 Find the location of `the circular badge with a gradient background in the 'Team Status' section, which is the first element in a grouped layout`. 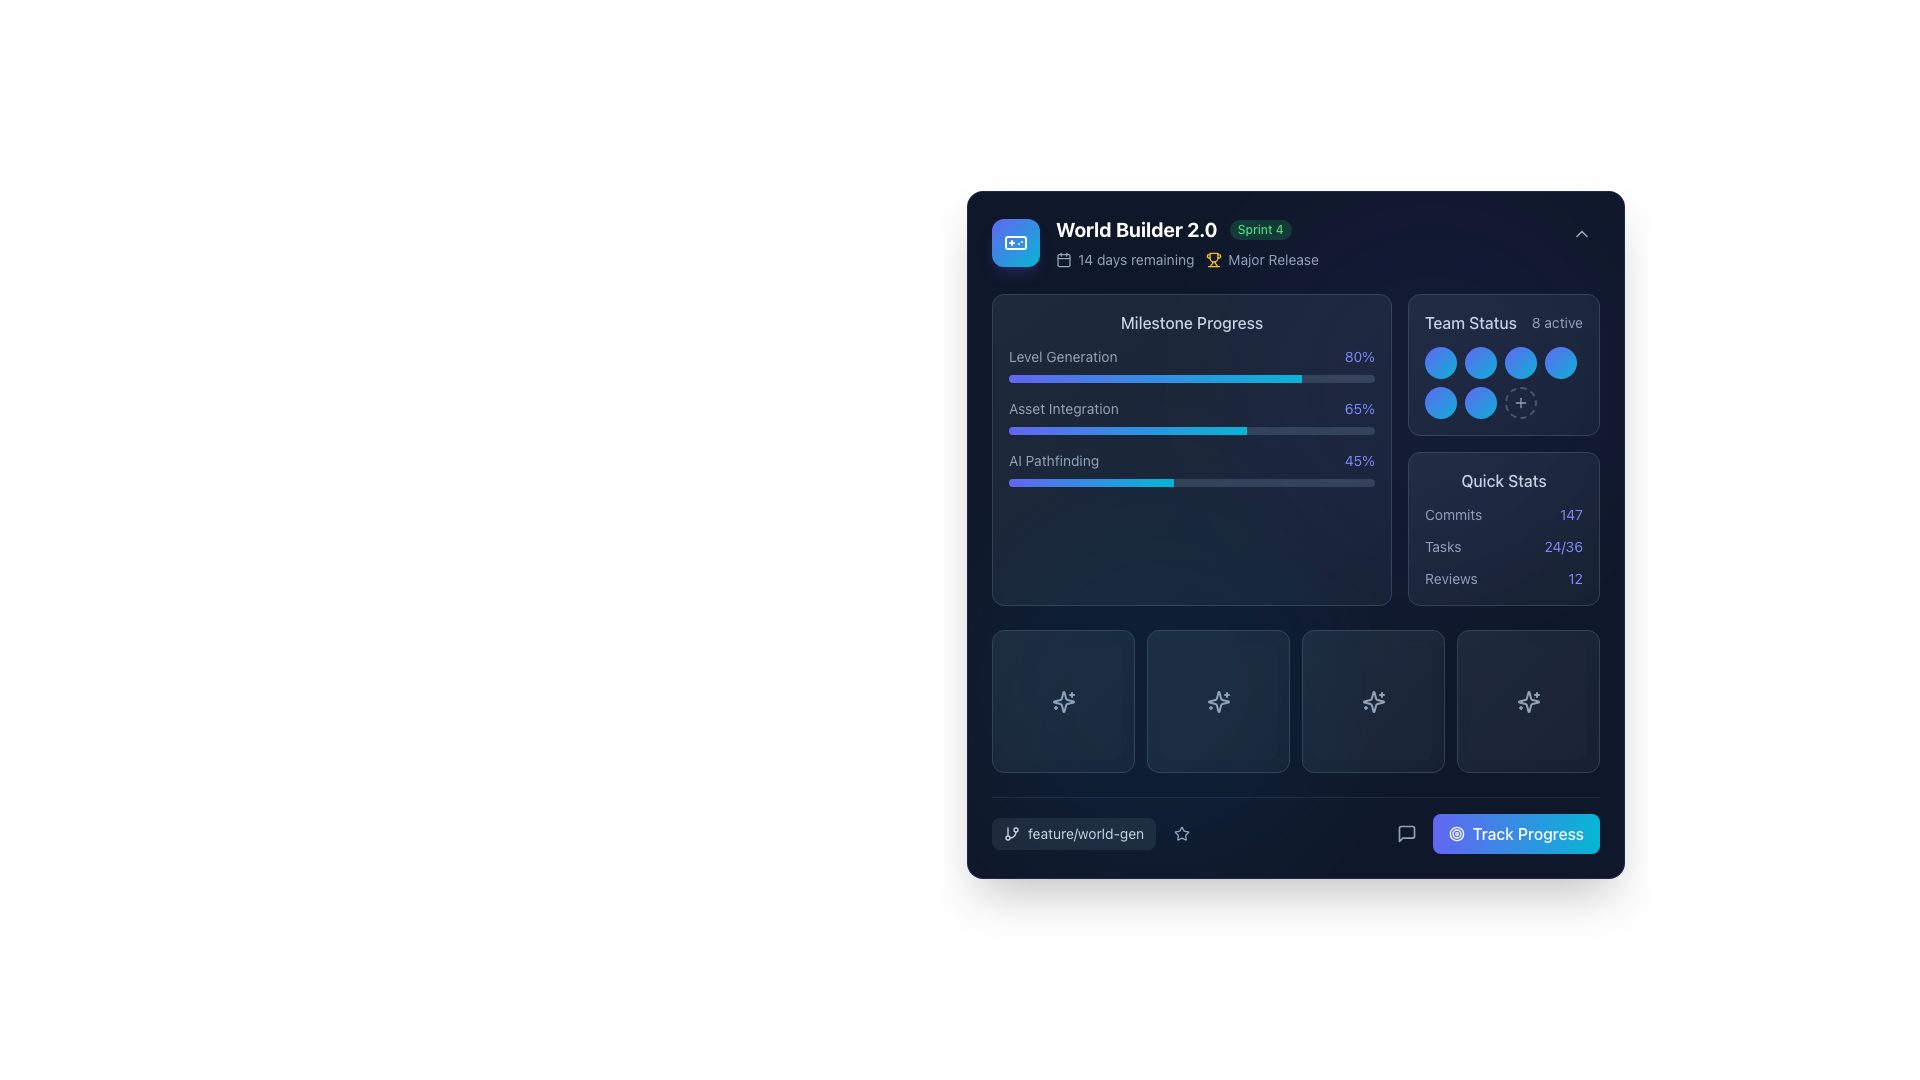

the circular badge with a gradient background in the 'Team Status' section, which is the first element in a grouped layout is located at coordinates (1440, 362).